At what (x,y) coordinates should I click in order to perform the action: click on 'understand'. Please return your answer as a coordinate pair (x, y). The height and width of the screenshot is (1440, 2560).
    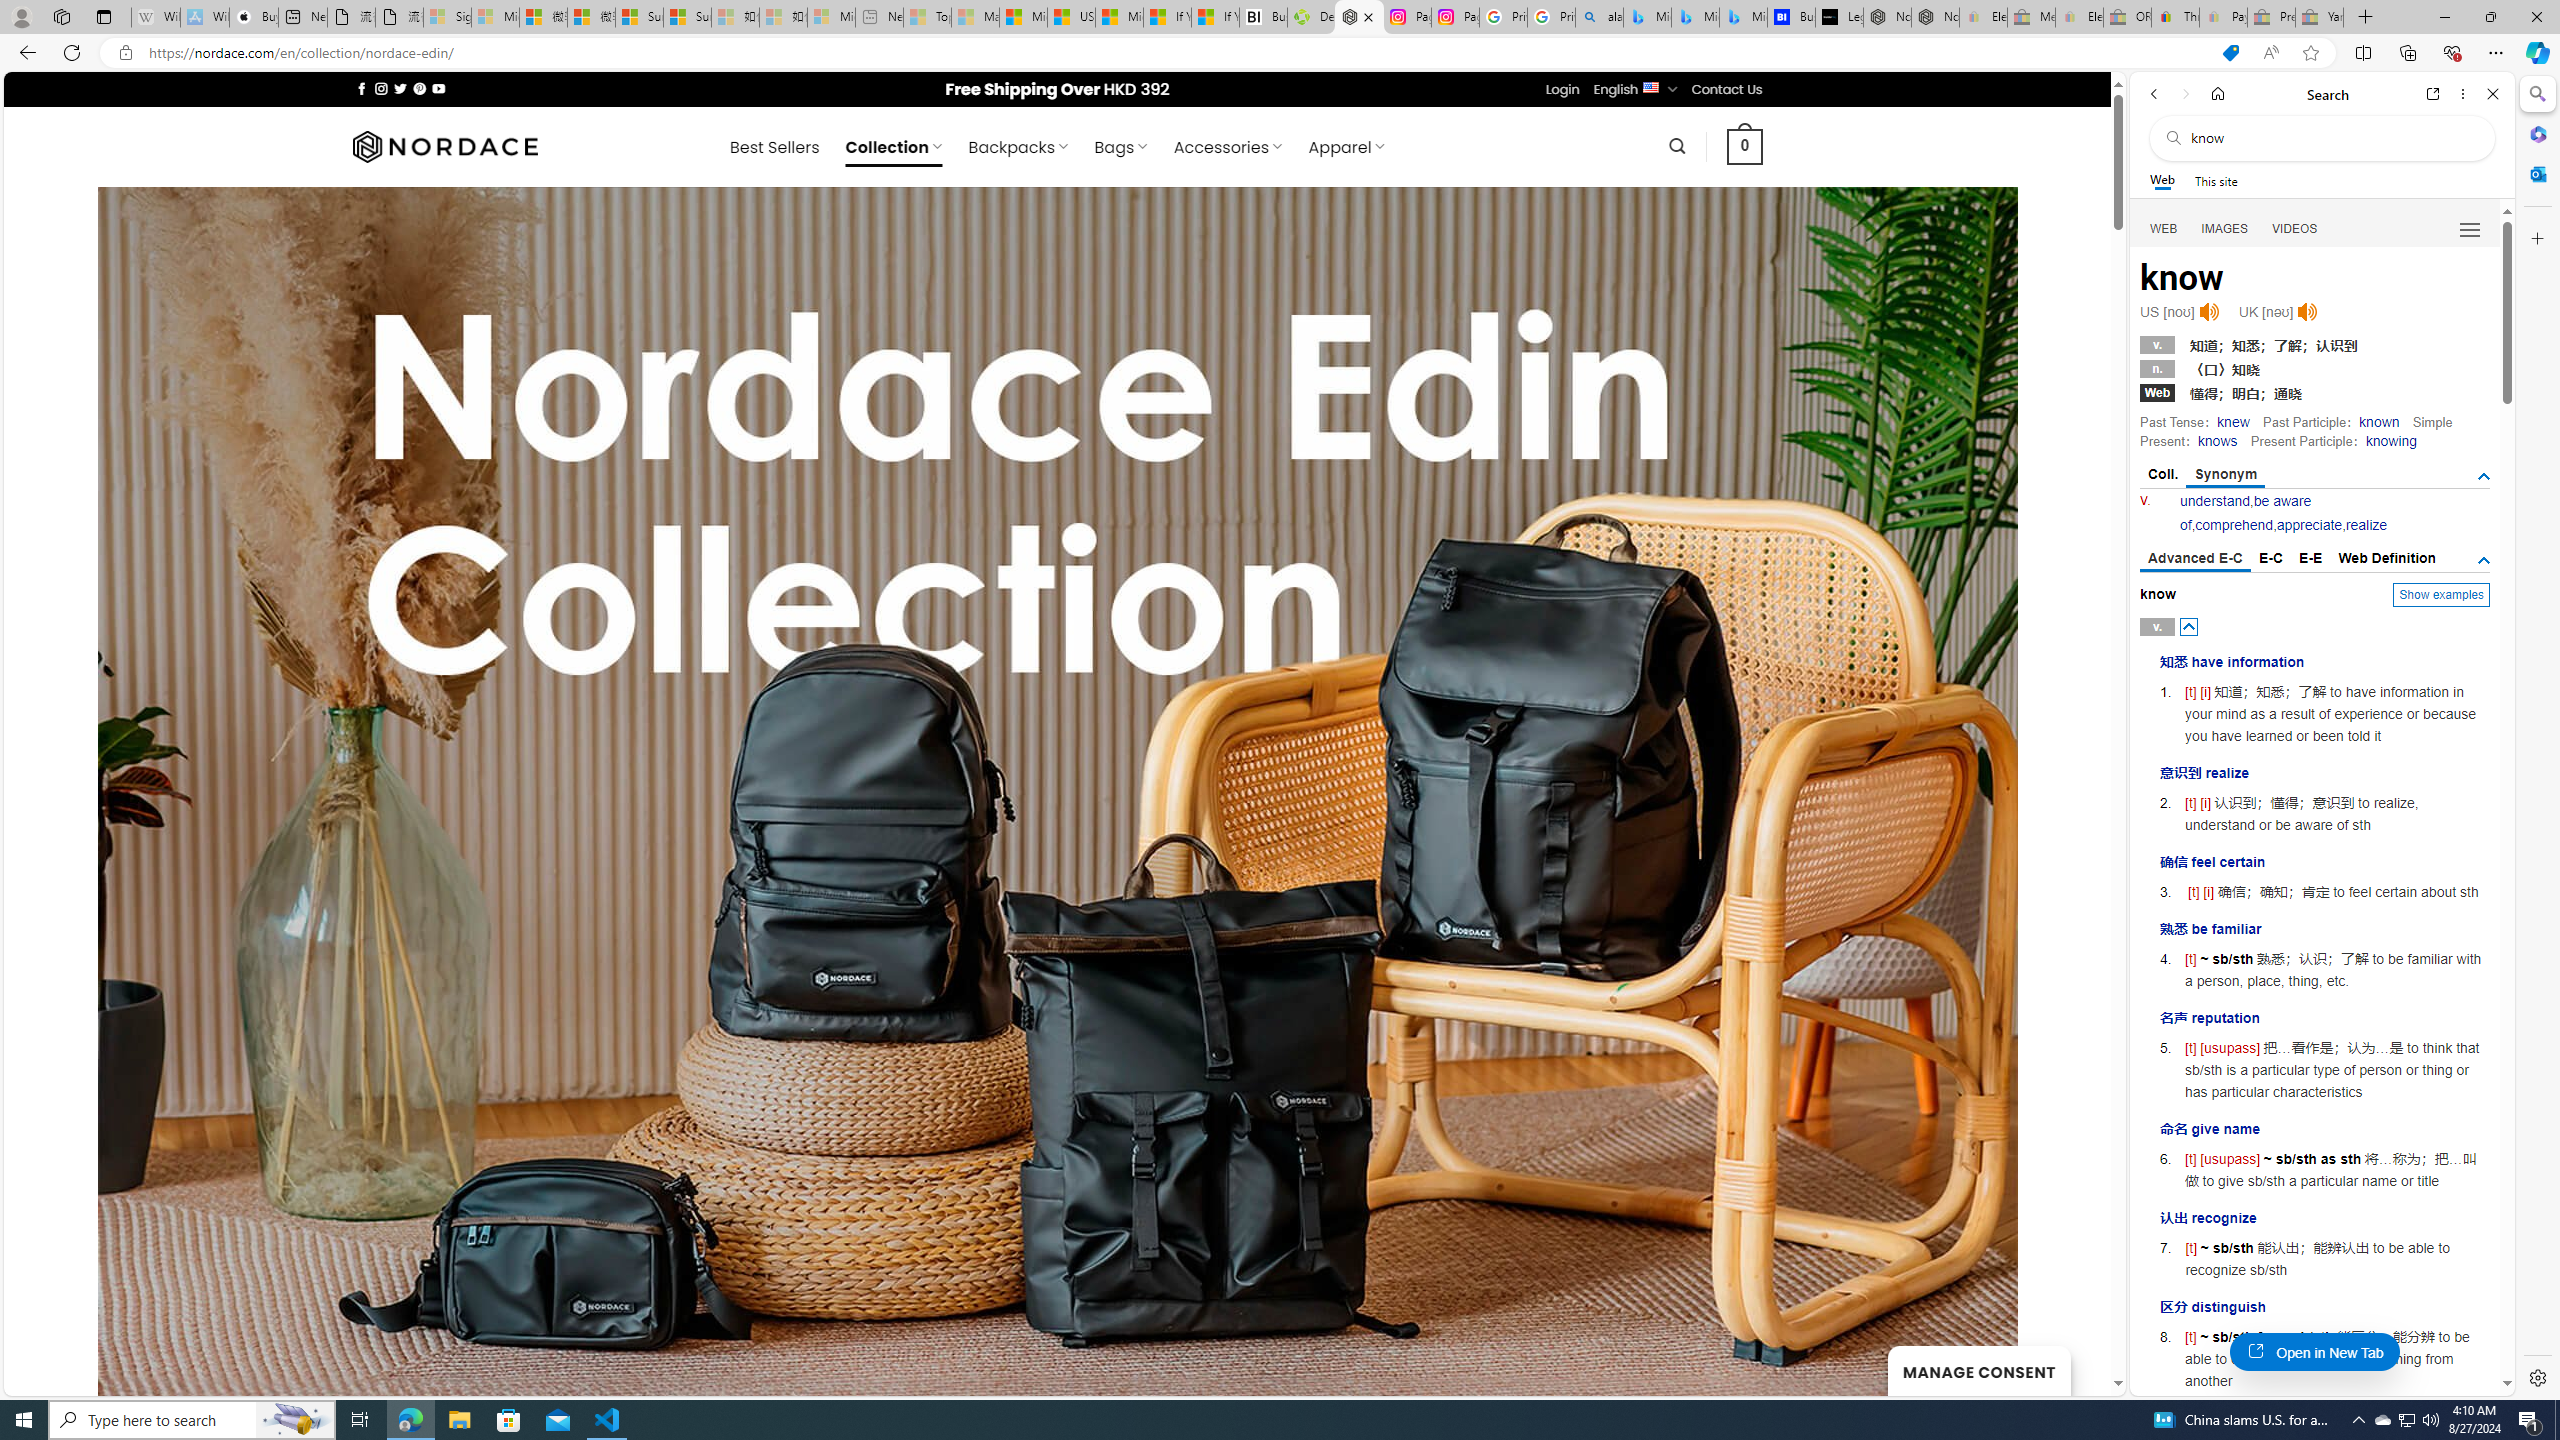
    Looking at the image, I should click on (2214, 501).